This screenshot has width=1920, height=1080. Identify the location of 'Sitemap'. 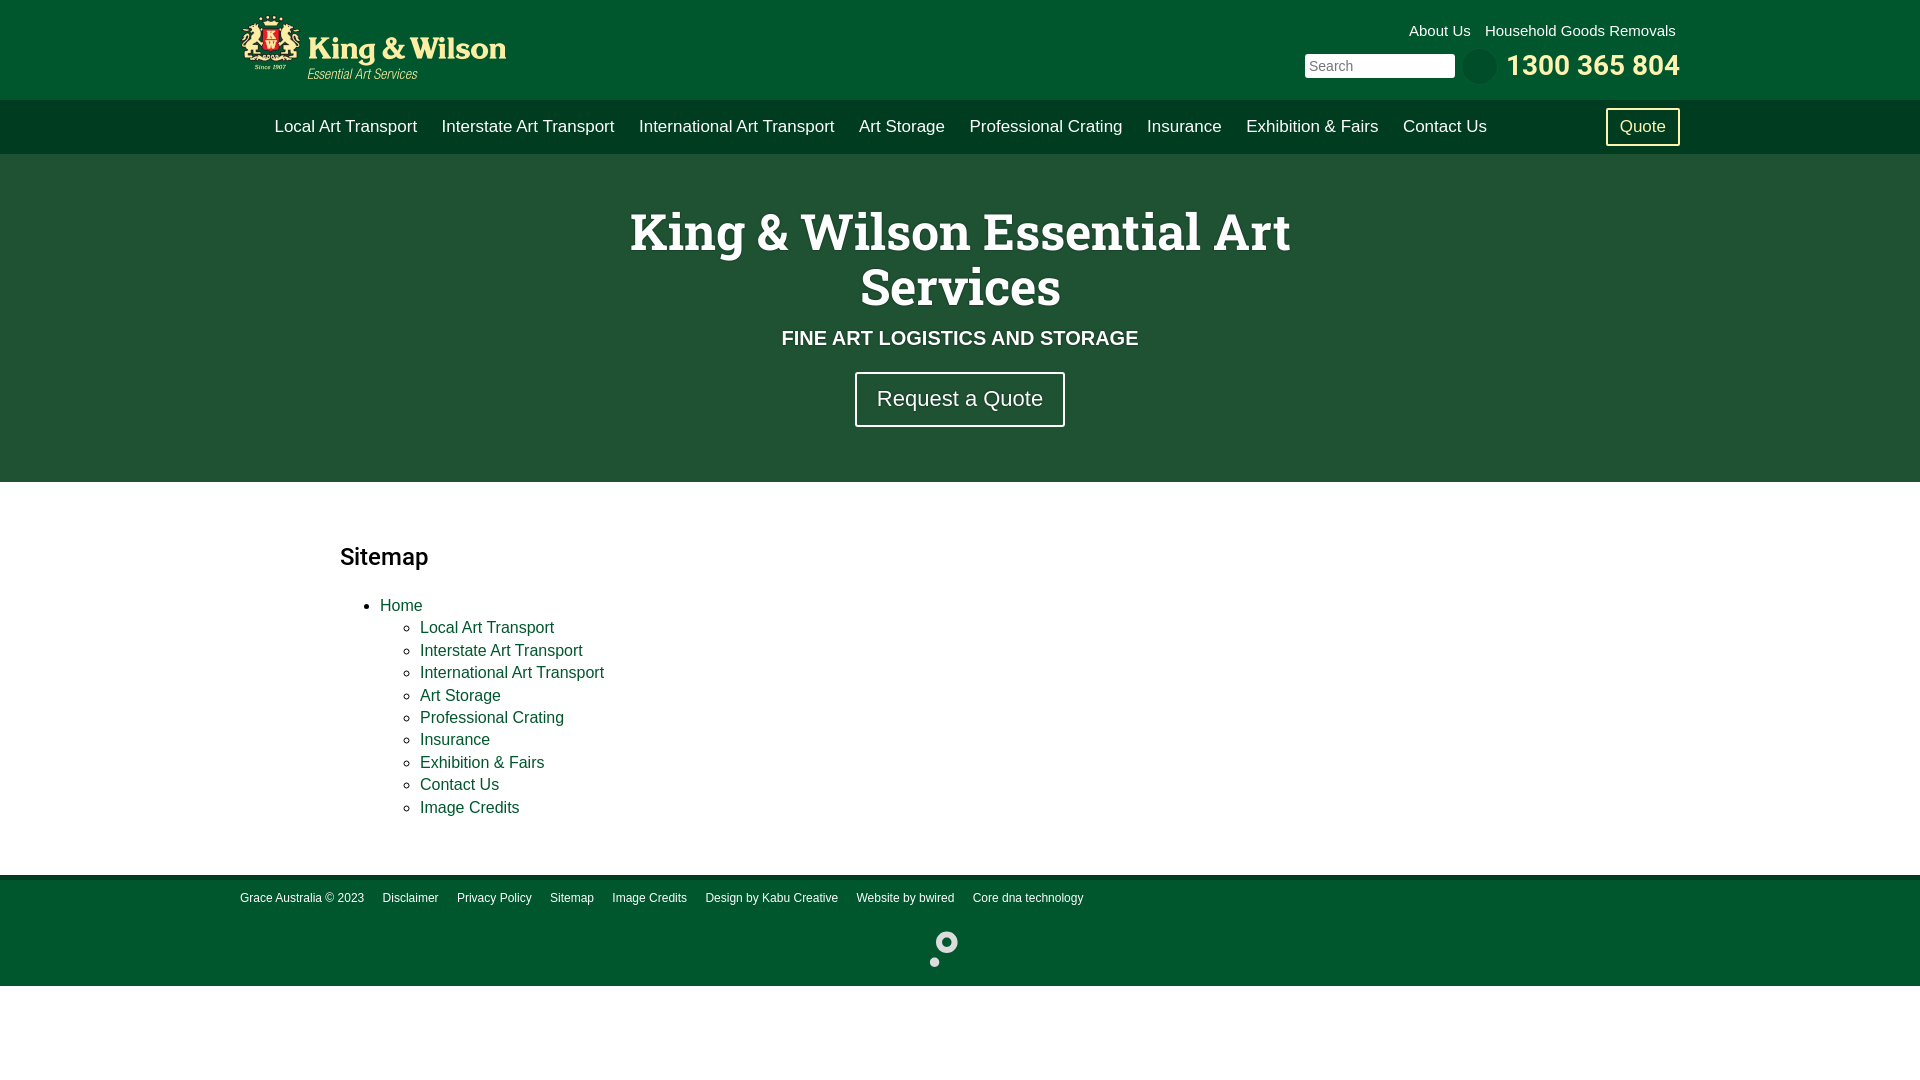
(570, 897).